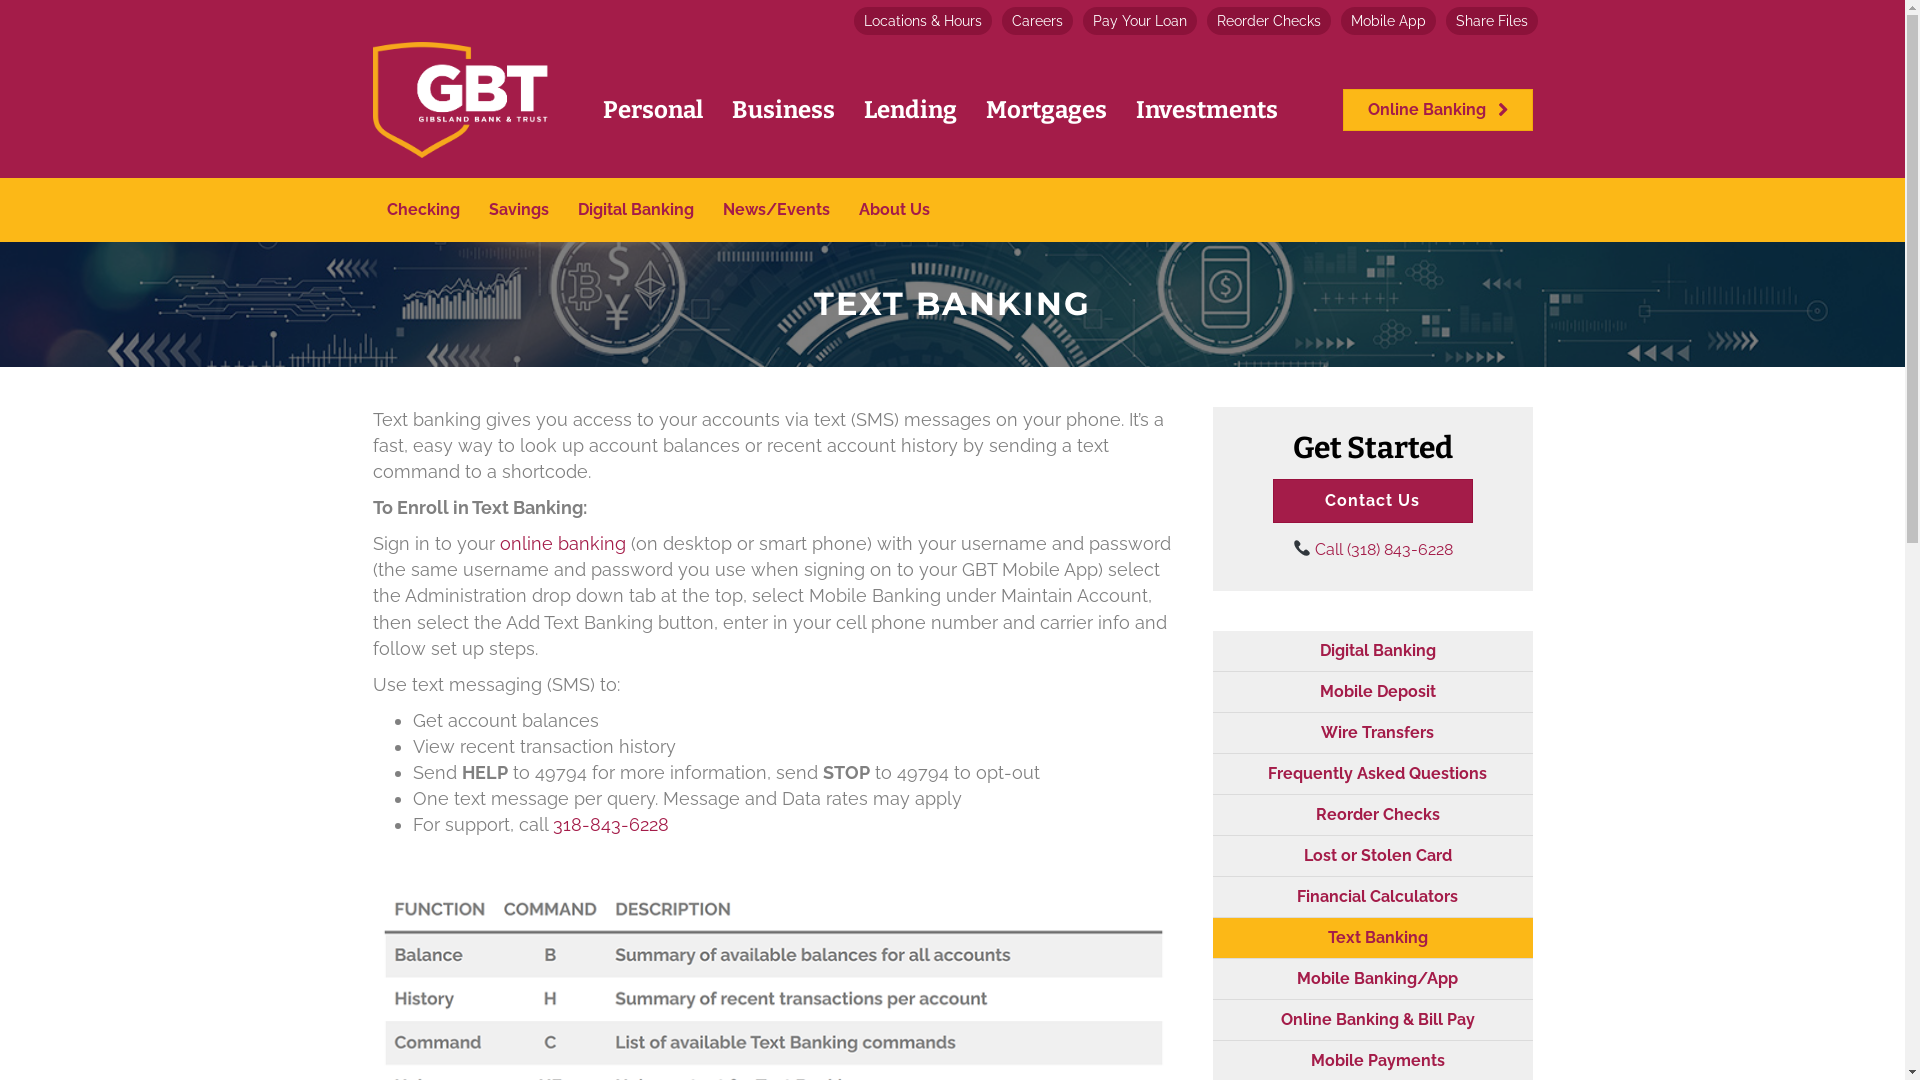 The height and width of the screenshot is (1080, 1920). Describe the element at coordinates (1492, 20) in the screenshot. I see `'Share Files'` at that location.